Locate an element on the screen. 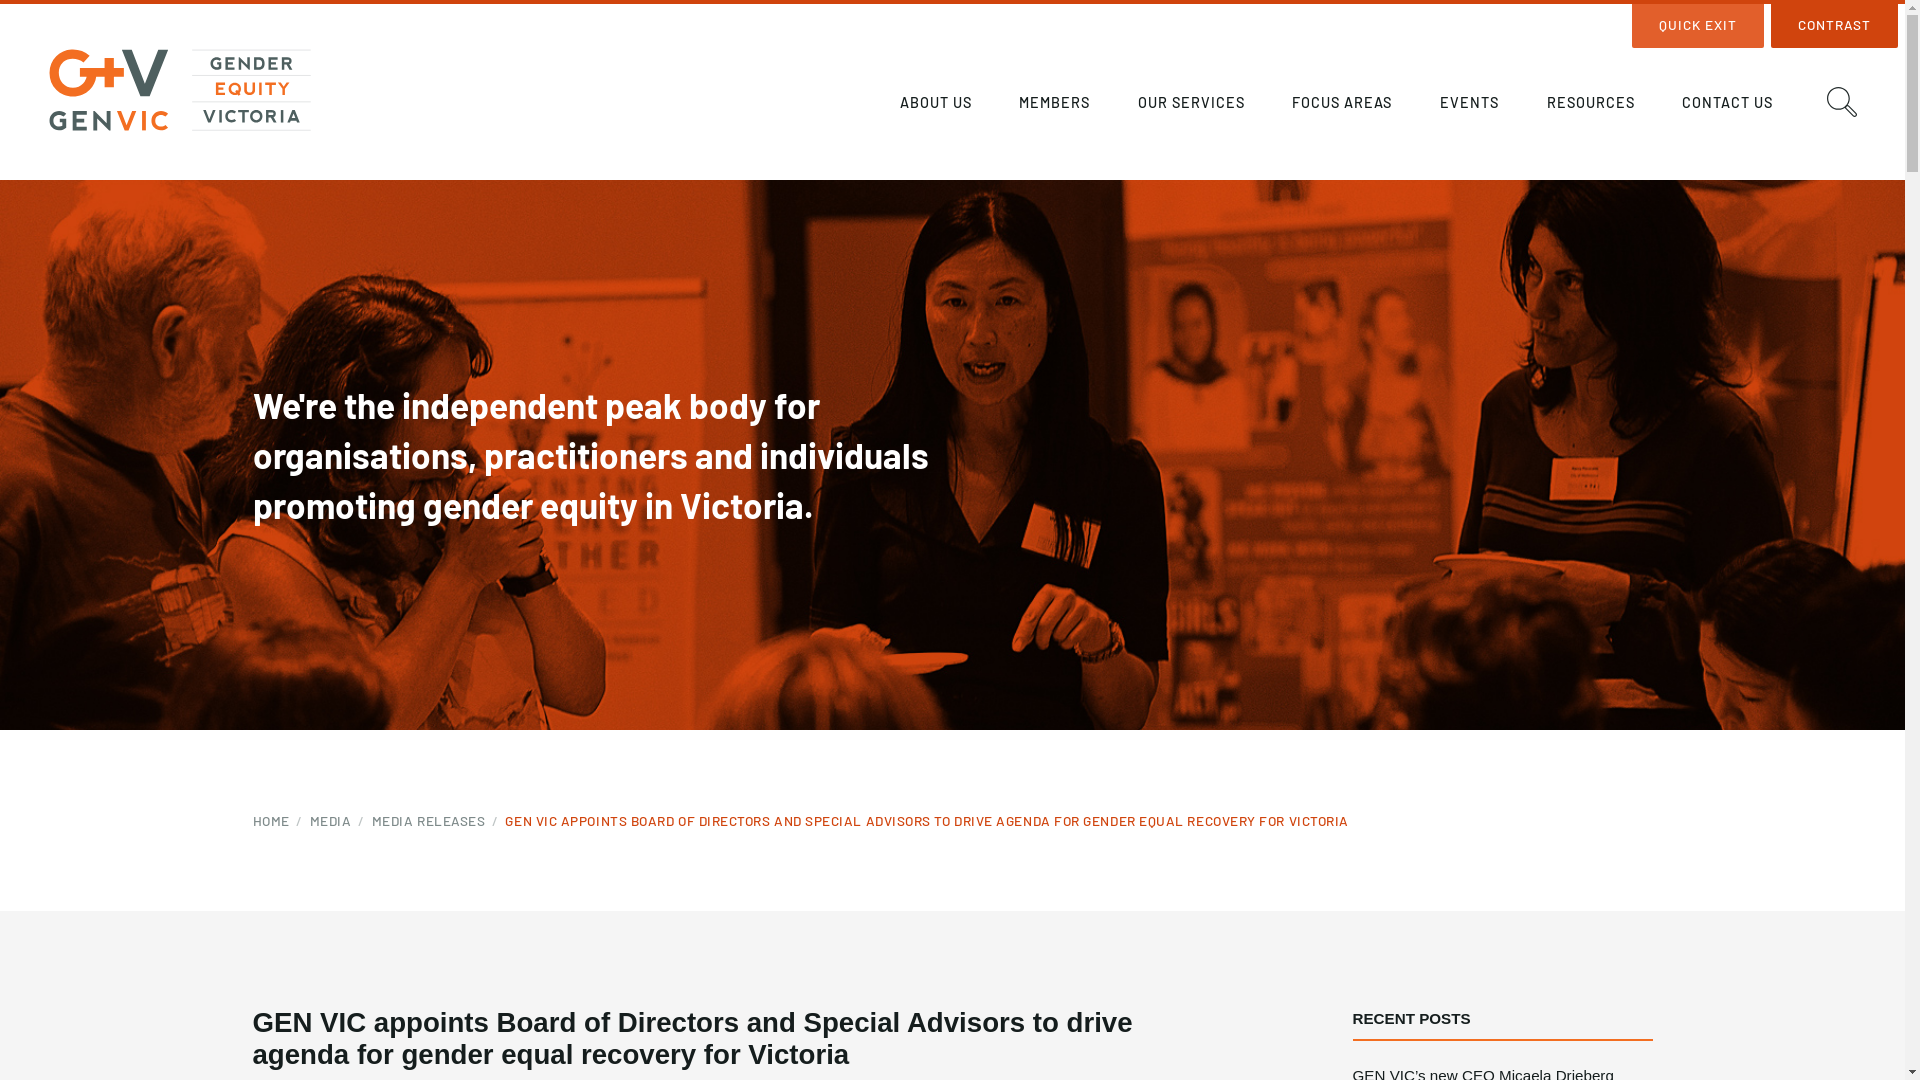 Image resolution: width=1920 pixels, height=1080 pixels. 'CONTRAST' is located at coordinates (1834, 26).